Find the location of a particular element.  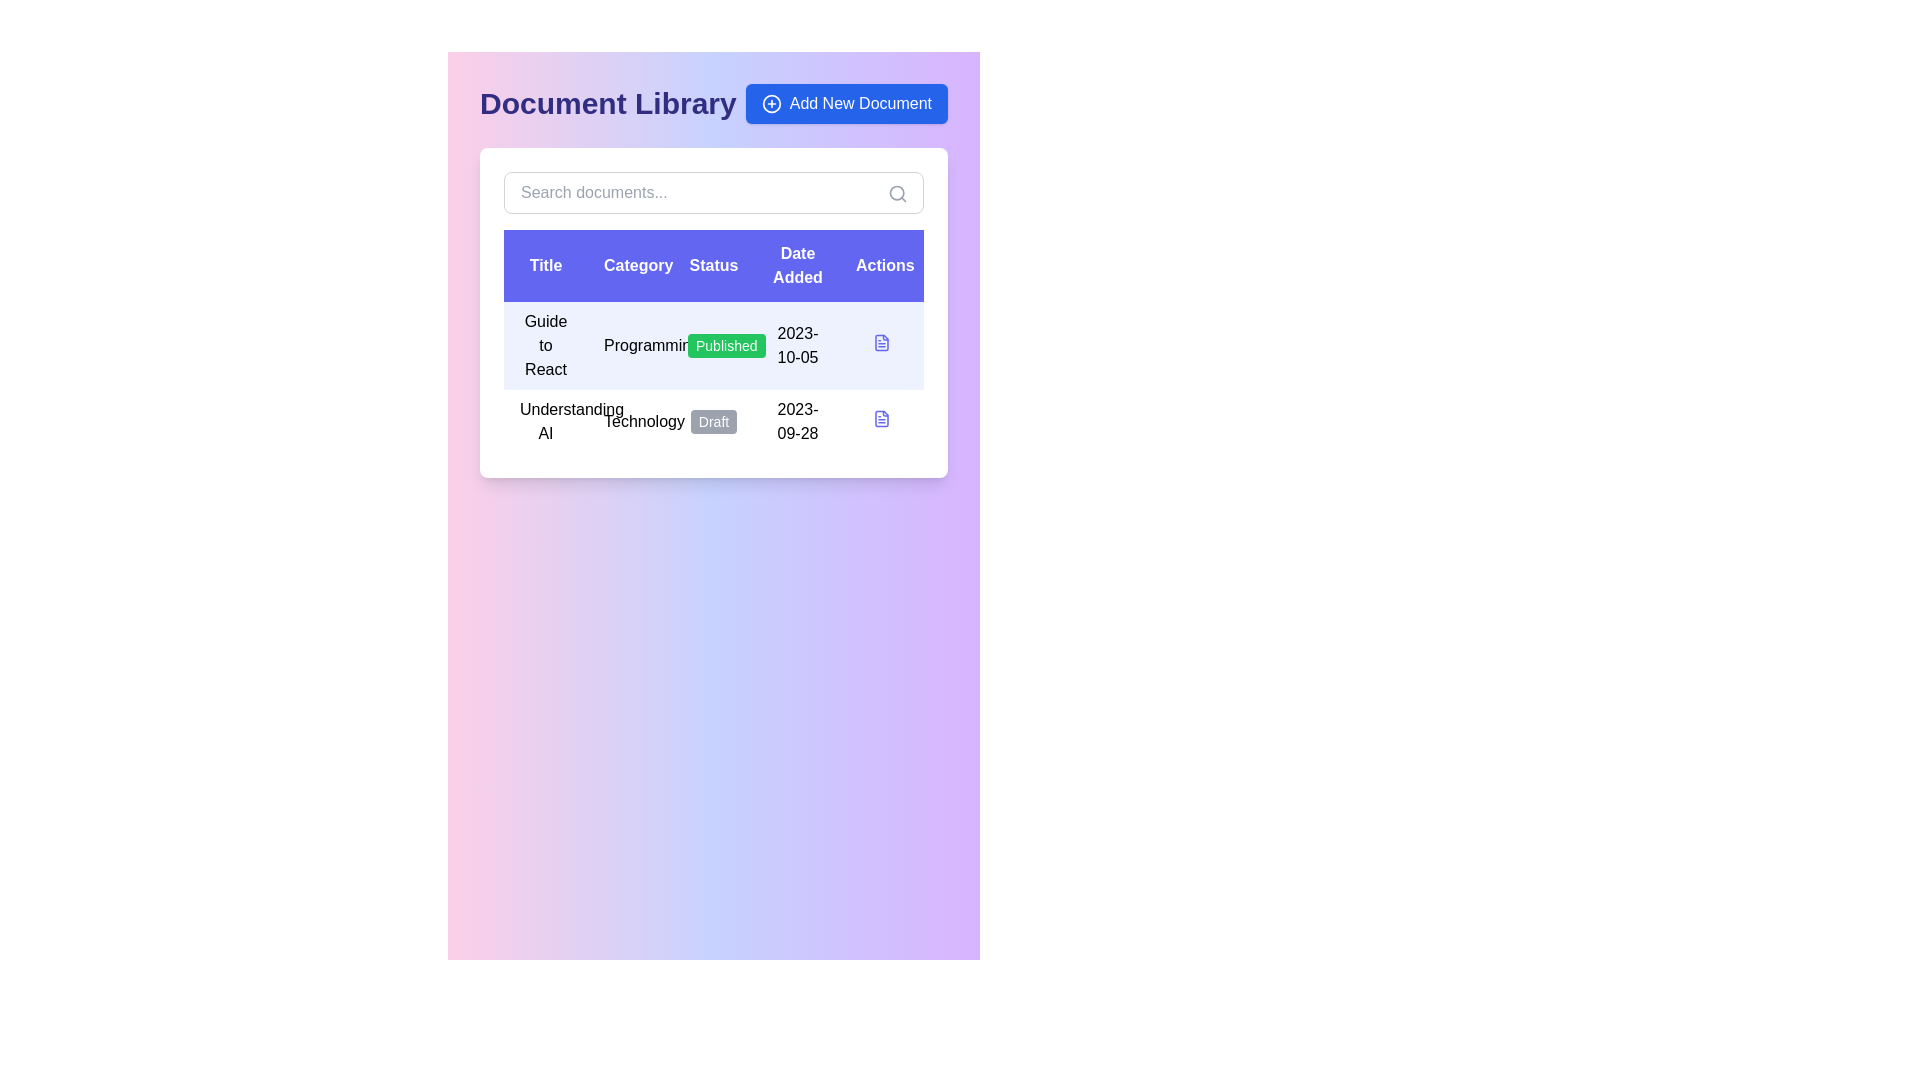

the document icon representing 'Guide to React' is located at coordinates (881, 416).